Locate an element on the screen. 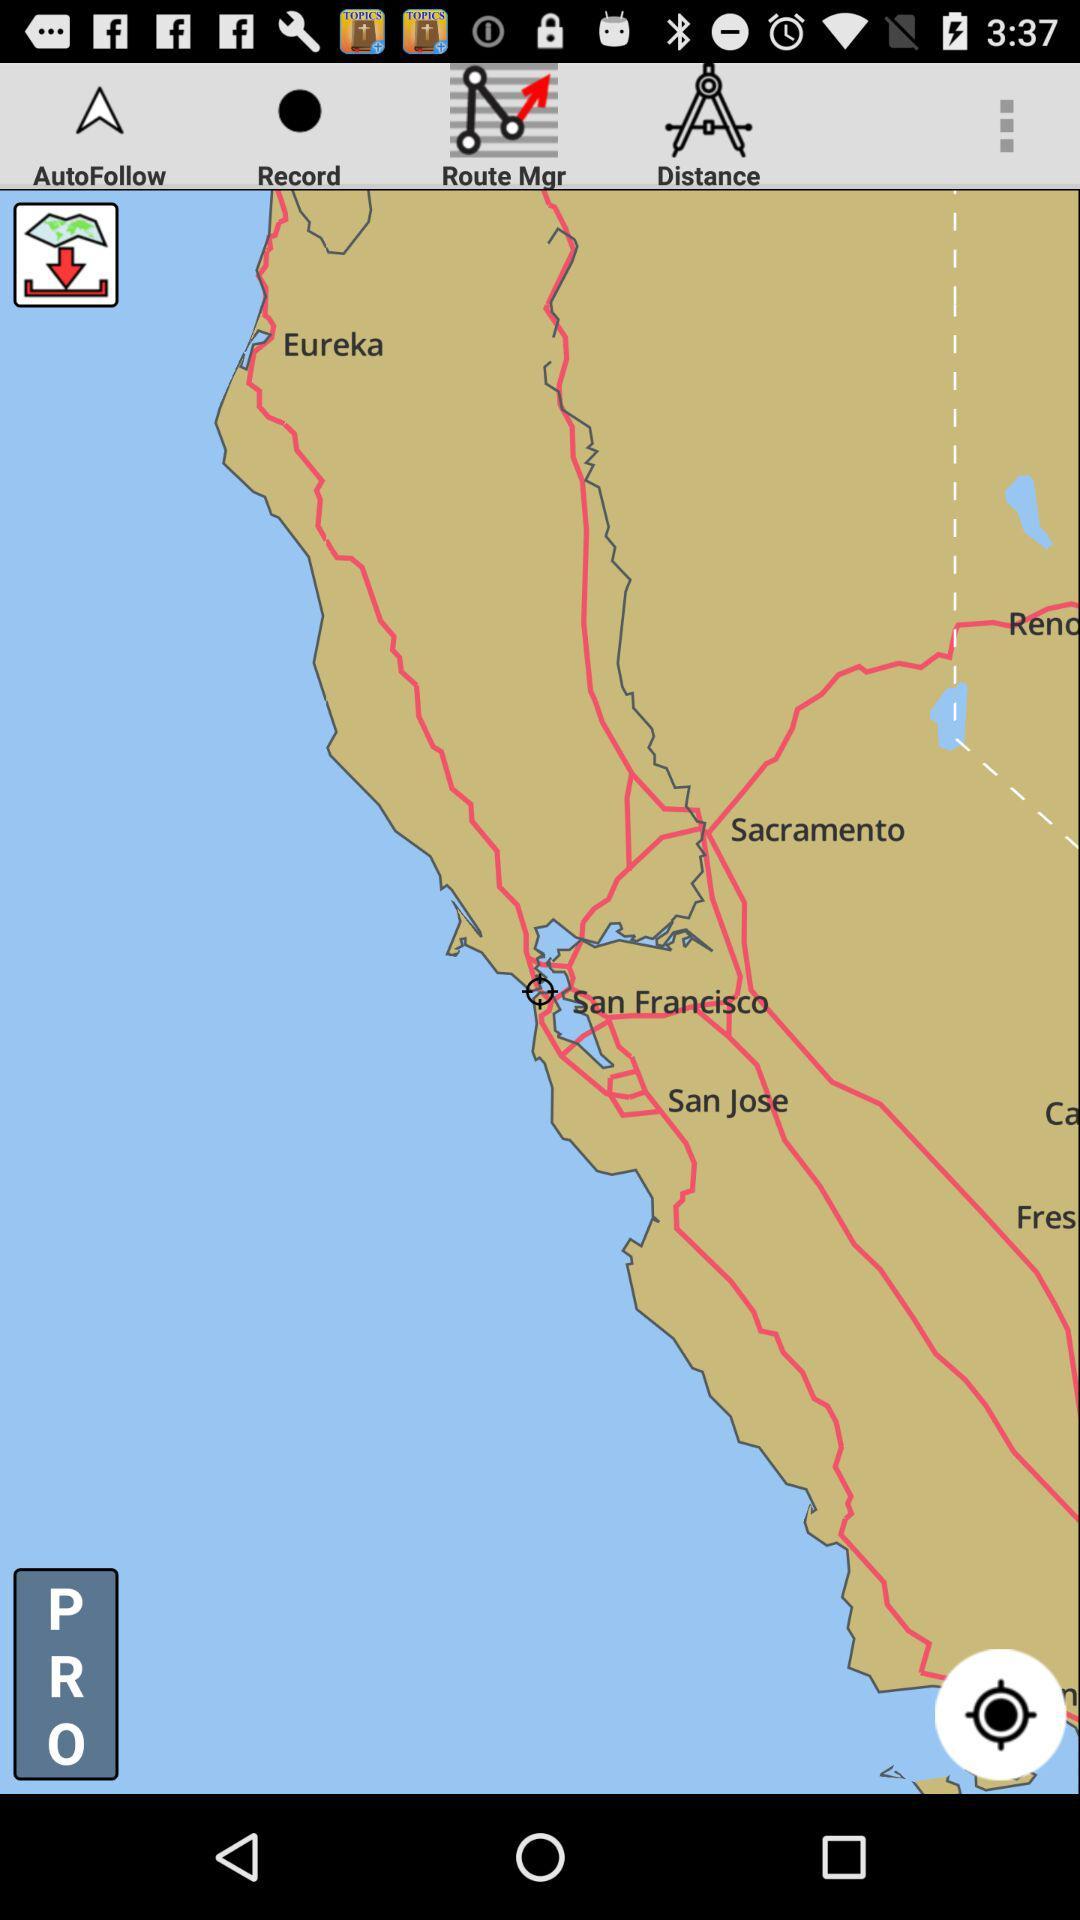 The height and width of the screenshot is (1920, 1080). the p is located at coordinates (64, 1674).